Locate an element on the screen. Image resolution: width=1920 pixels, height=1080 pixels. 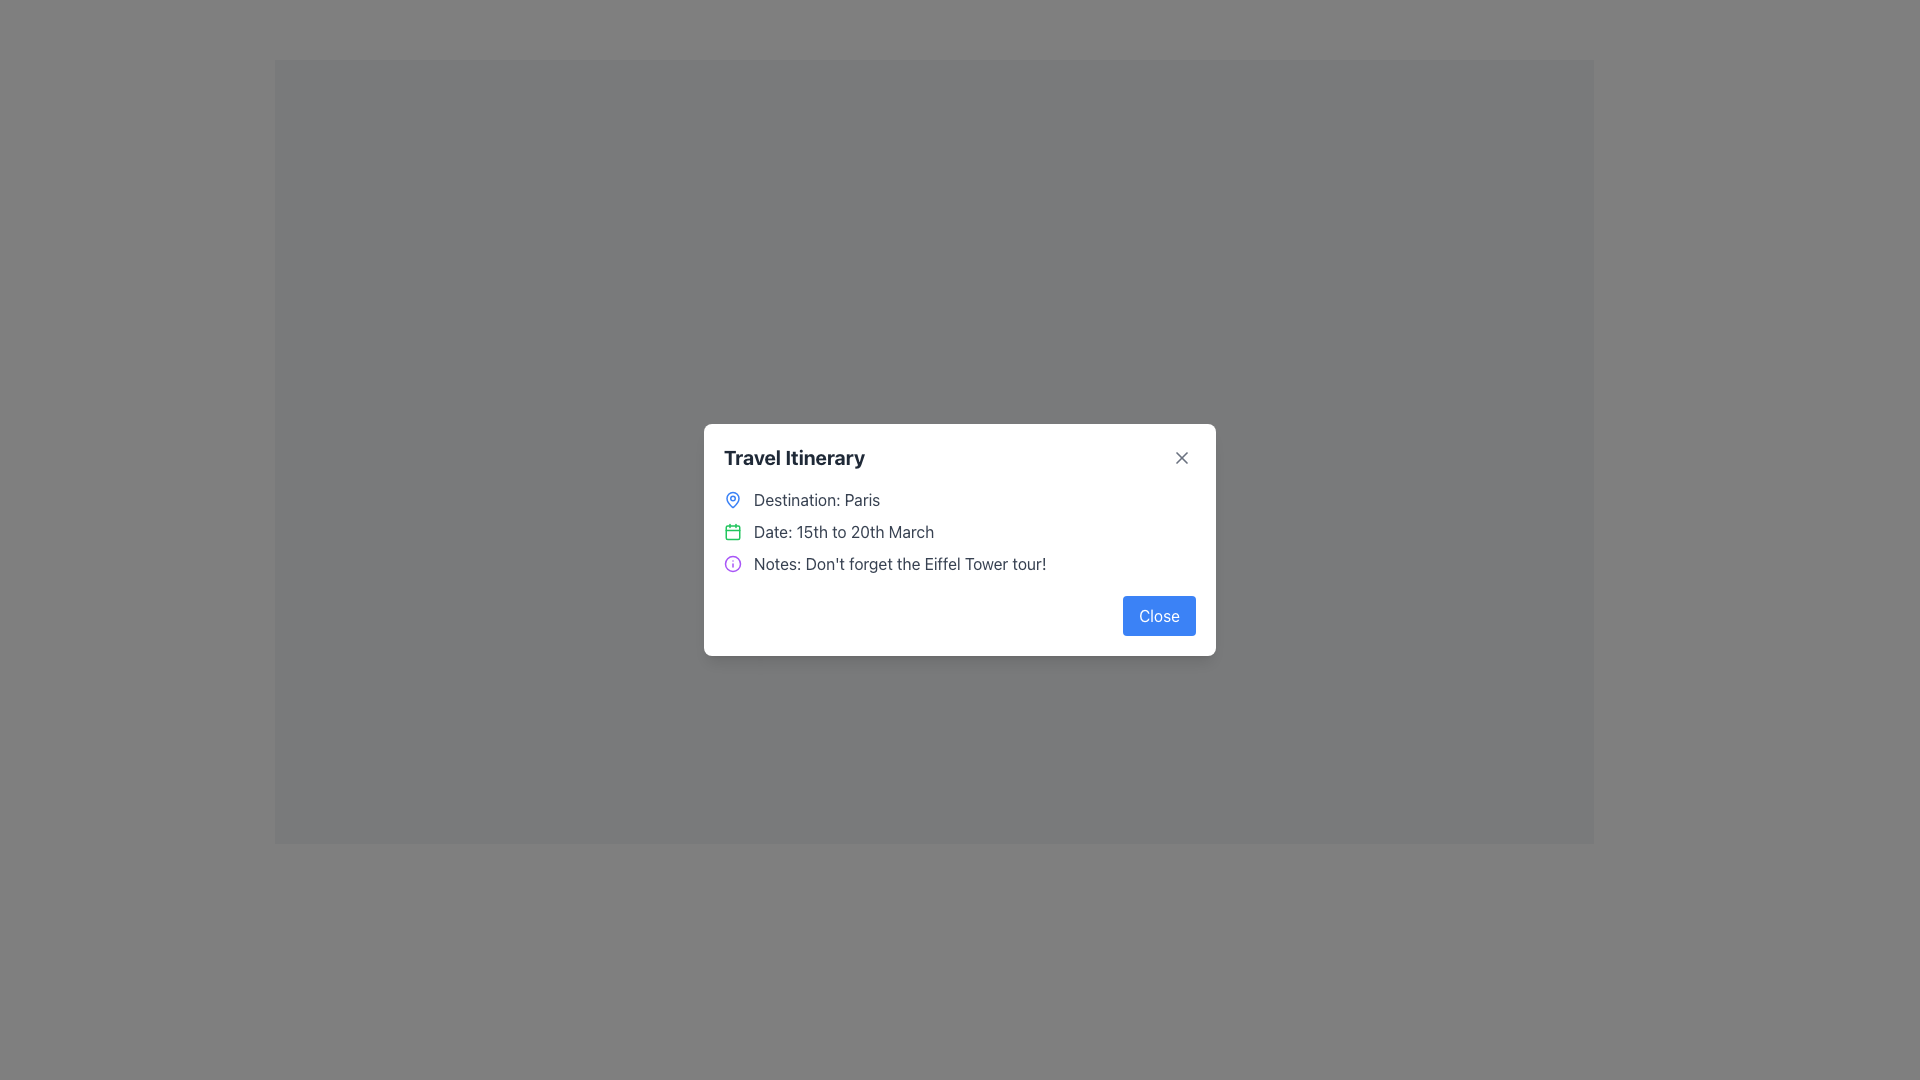
the map pin icon located within the 'Travel Itinerary' dialog box, adjacent to the 'Destination: Paris' text is located at coordinates (732, 497).